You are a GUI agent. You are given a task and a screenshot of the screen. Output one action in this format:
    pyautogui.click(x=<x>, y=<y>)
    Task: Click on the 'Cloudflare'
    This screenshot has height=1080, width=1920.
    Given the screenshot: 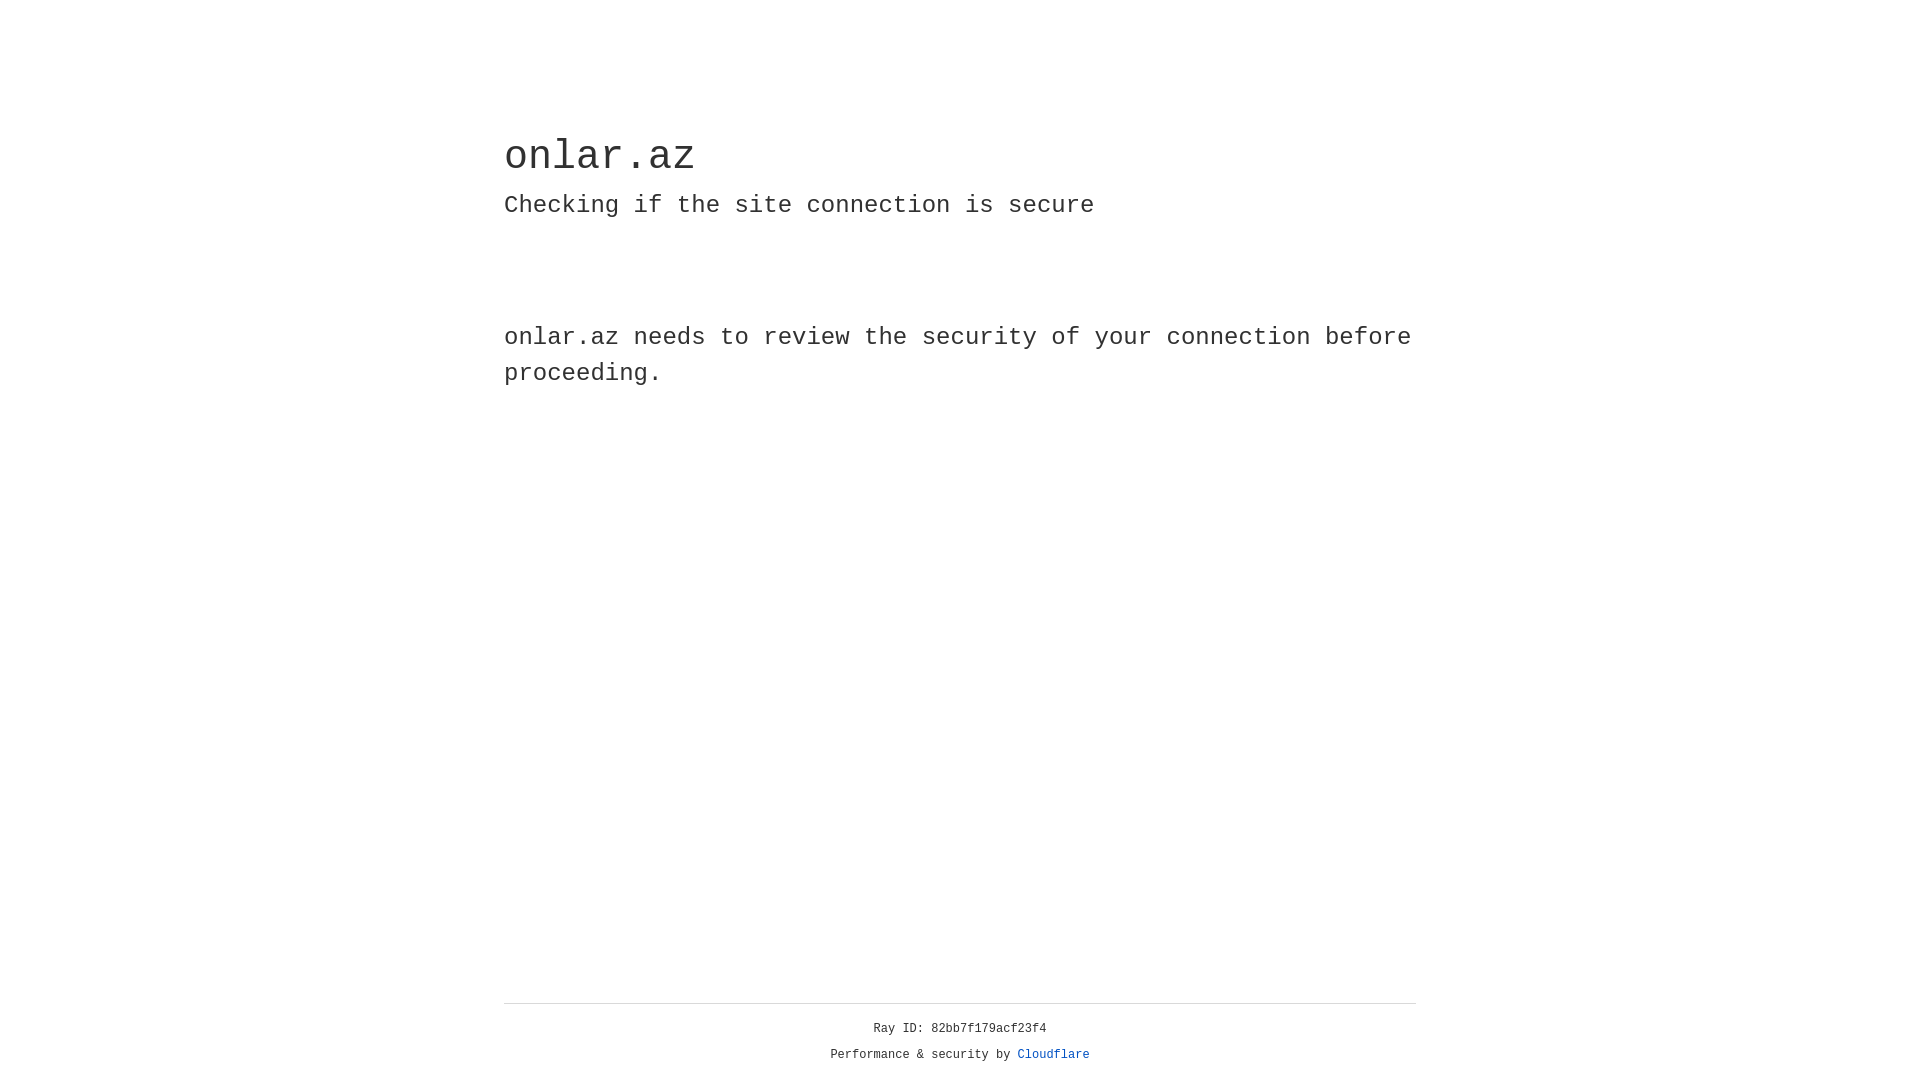 What is the action you would take?
    pyautogui.click(x=1053, y=1054)
    